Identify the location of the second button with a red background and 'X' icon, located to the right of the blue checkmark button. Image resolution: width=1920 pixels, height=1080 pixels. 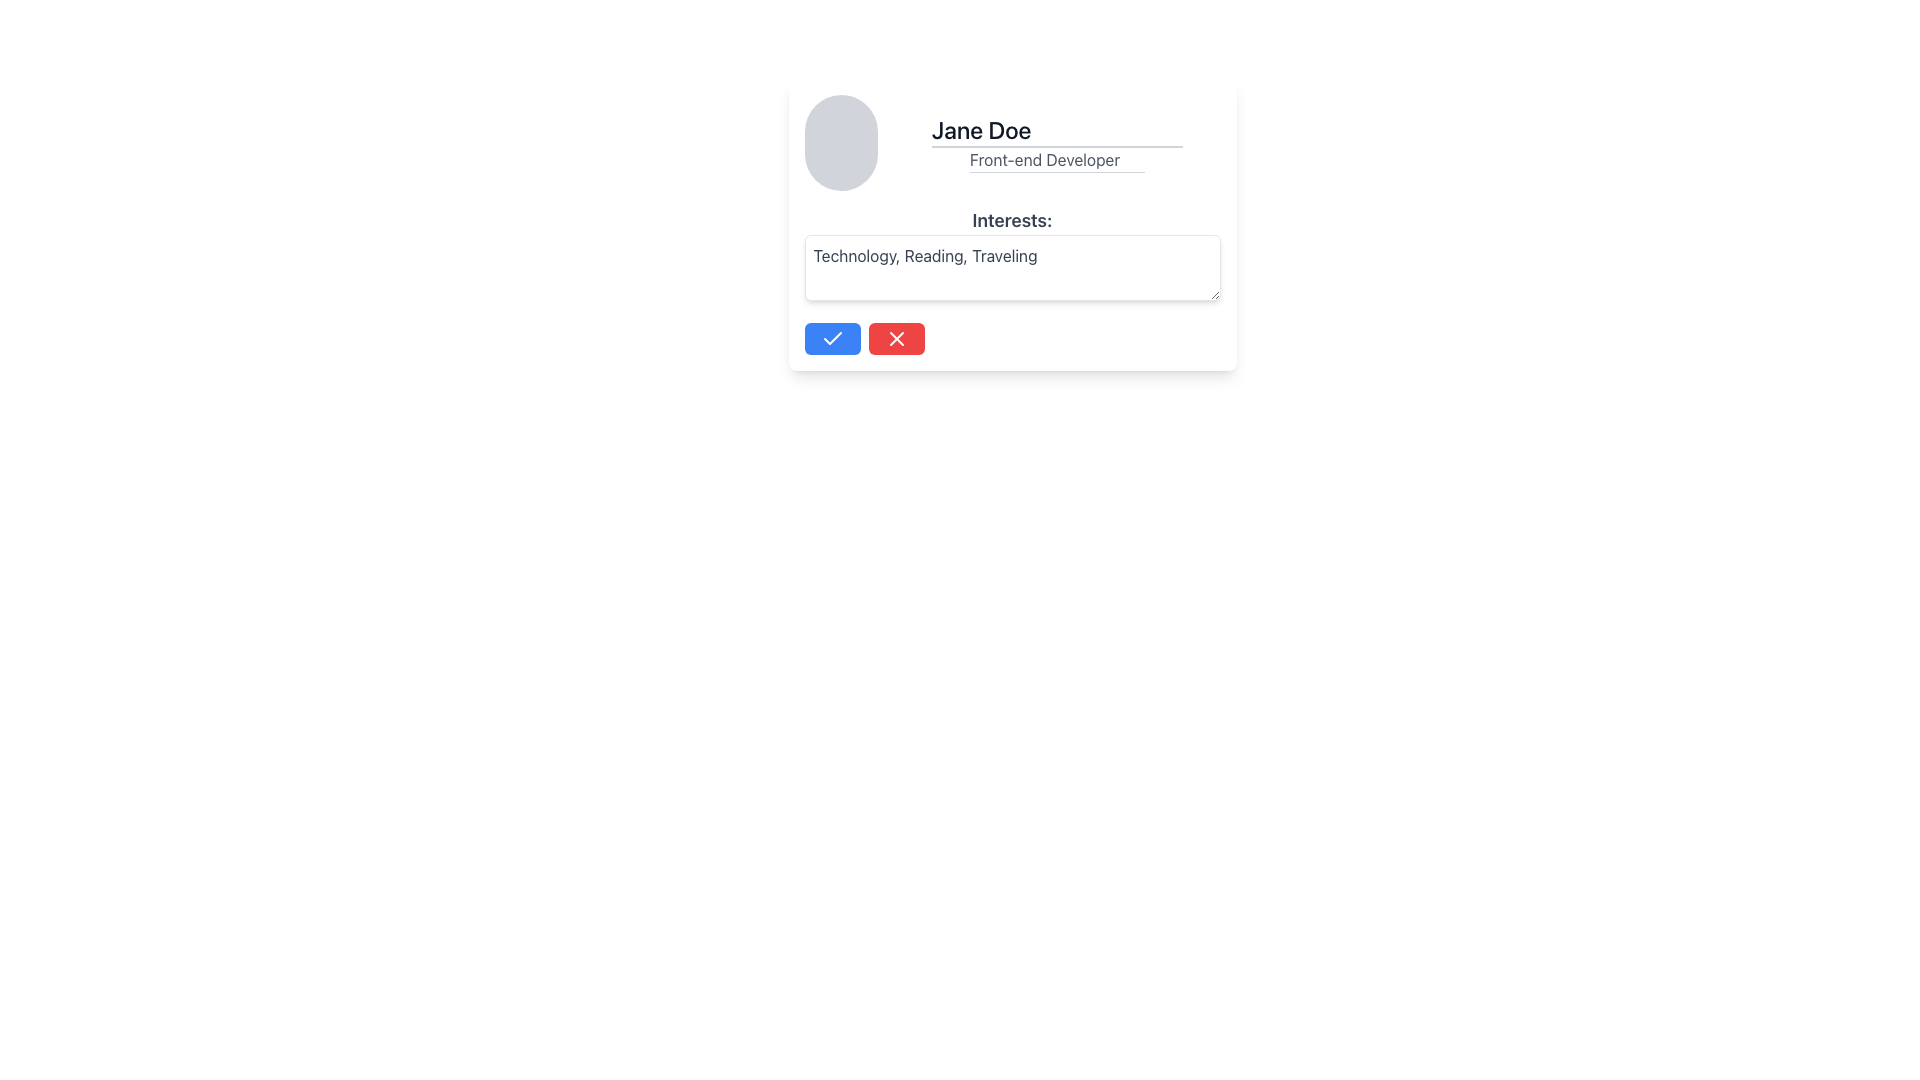
(895, 338).